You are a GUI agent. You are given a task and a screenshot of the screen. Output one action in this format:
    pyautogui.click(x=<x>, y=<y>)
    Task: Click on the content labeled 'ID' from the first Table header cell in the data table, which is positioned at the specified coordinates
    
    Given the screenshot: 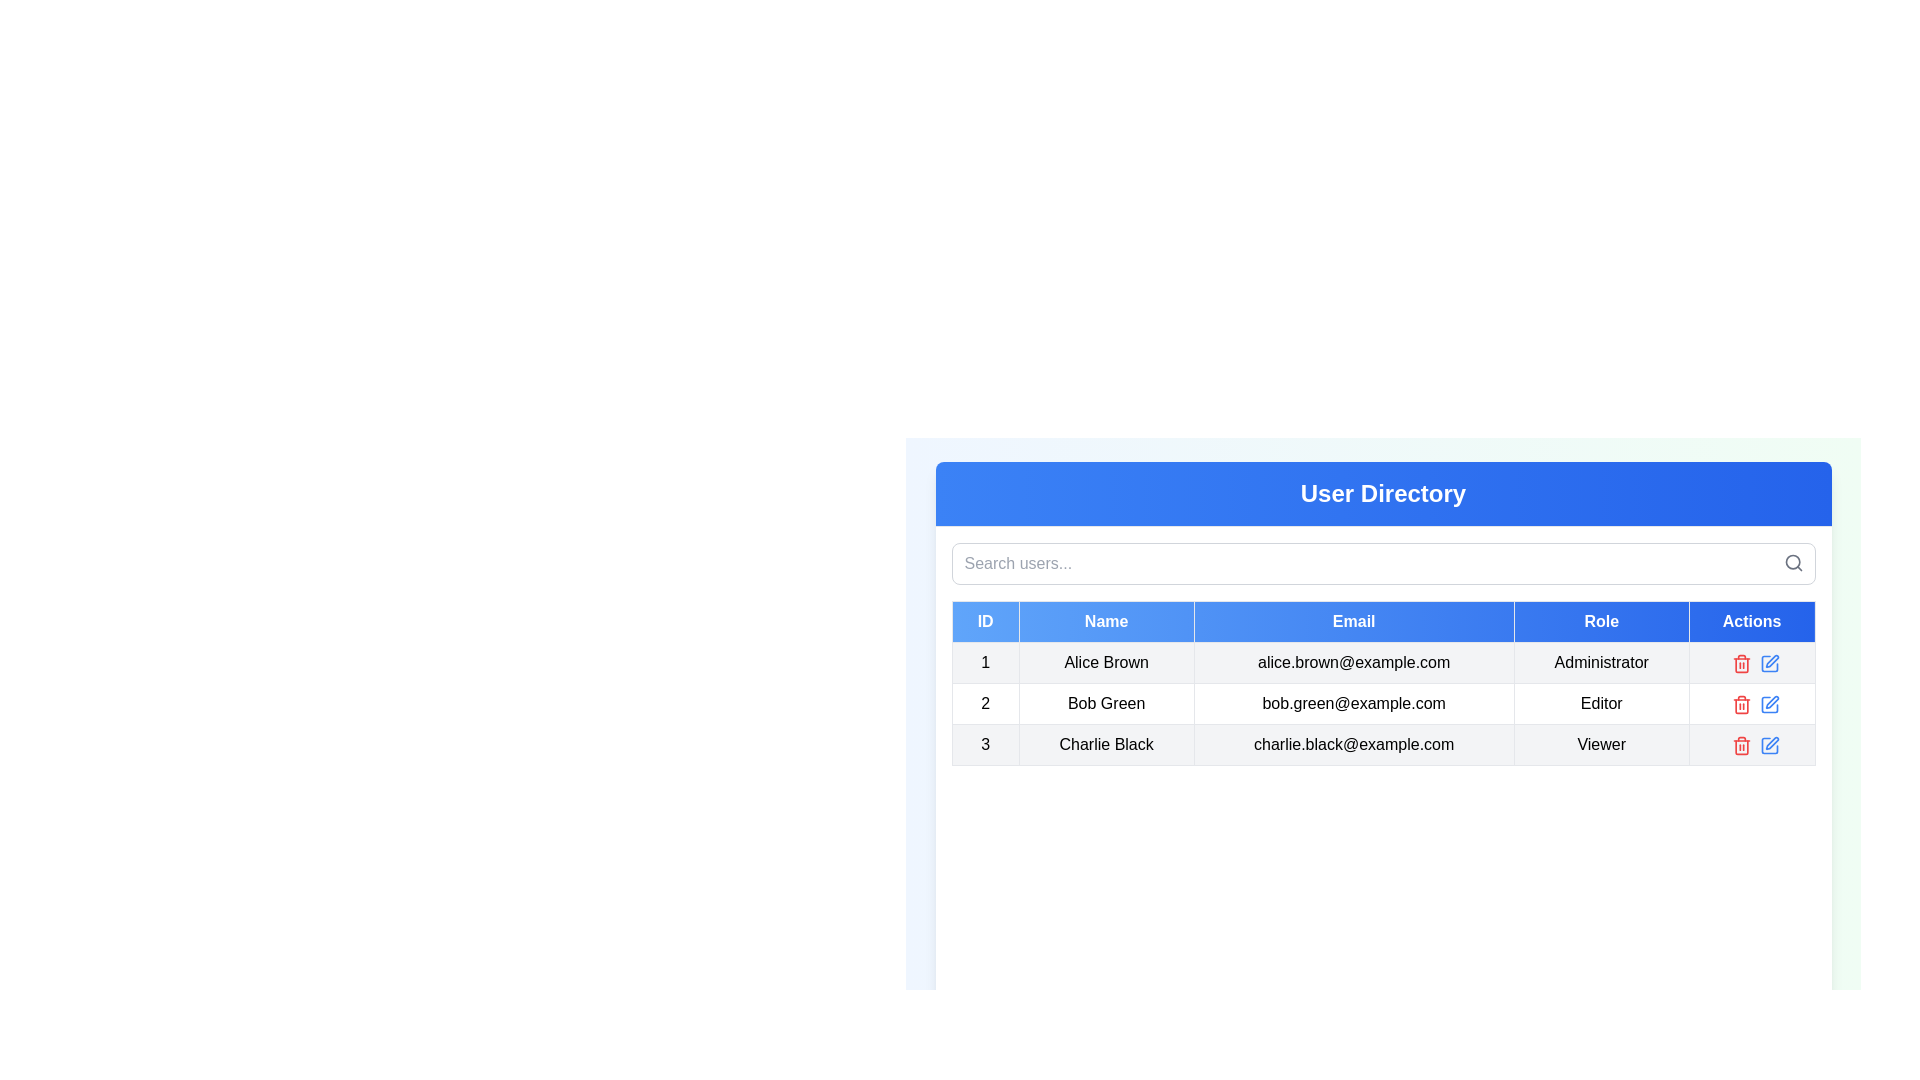 What is the action you would take?
    pyautogui.click(x=985, y=620)
    